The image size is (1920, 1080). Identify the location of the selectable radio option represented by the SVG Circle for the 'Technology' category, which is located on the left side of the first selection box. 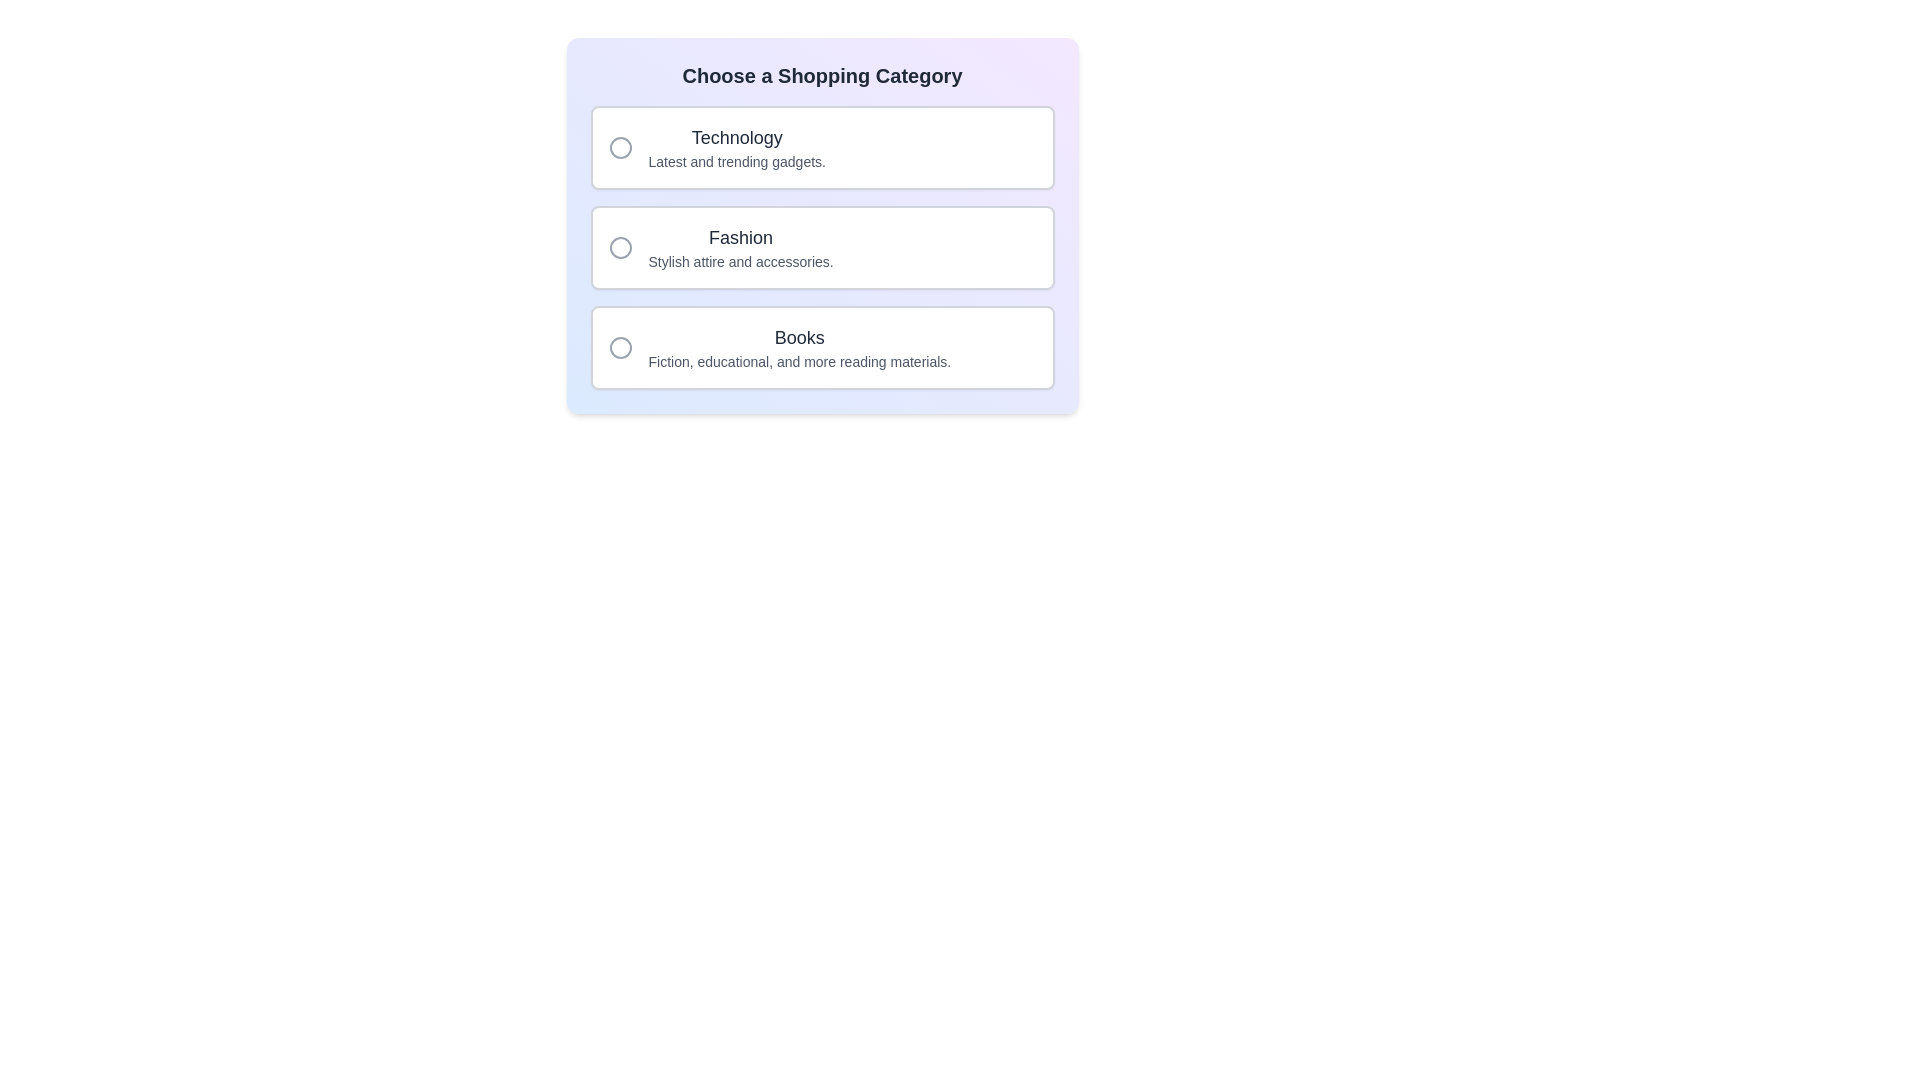
(619, 146).